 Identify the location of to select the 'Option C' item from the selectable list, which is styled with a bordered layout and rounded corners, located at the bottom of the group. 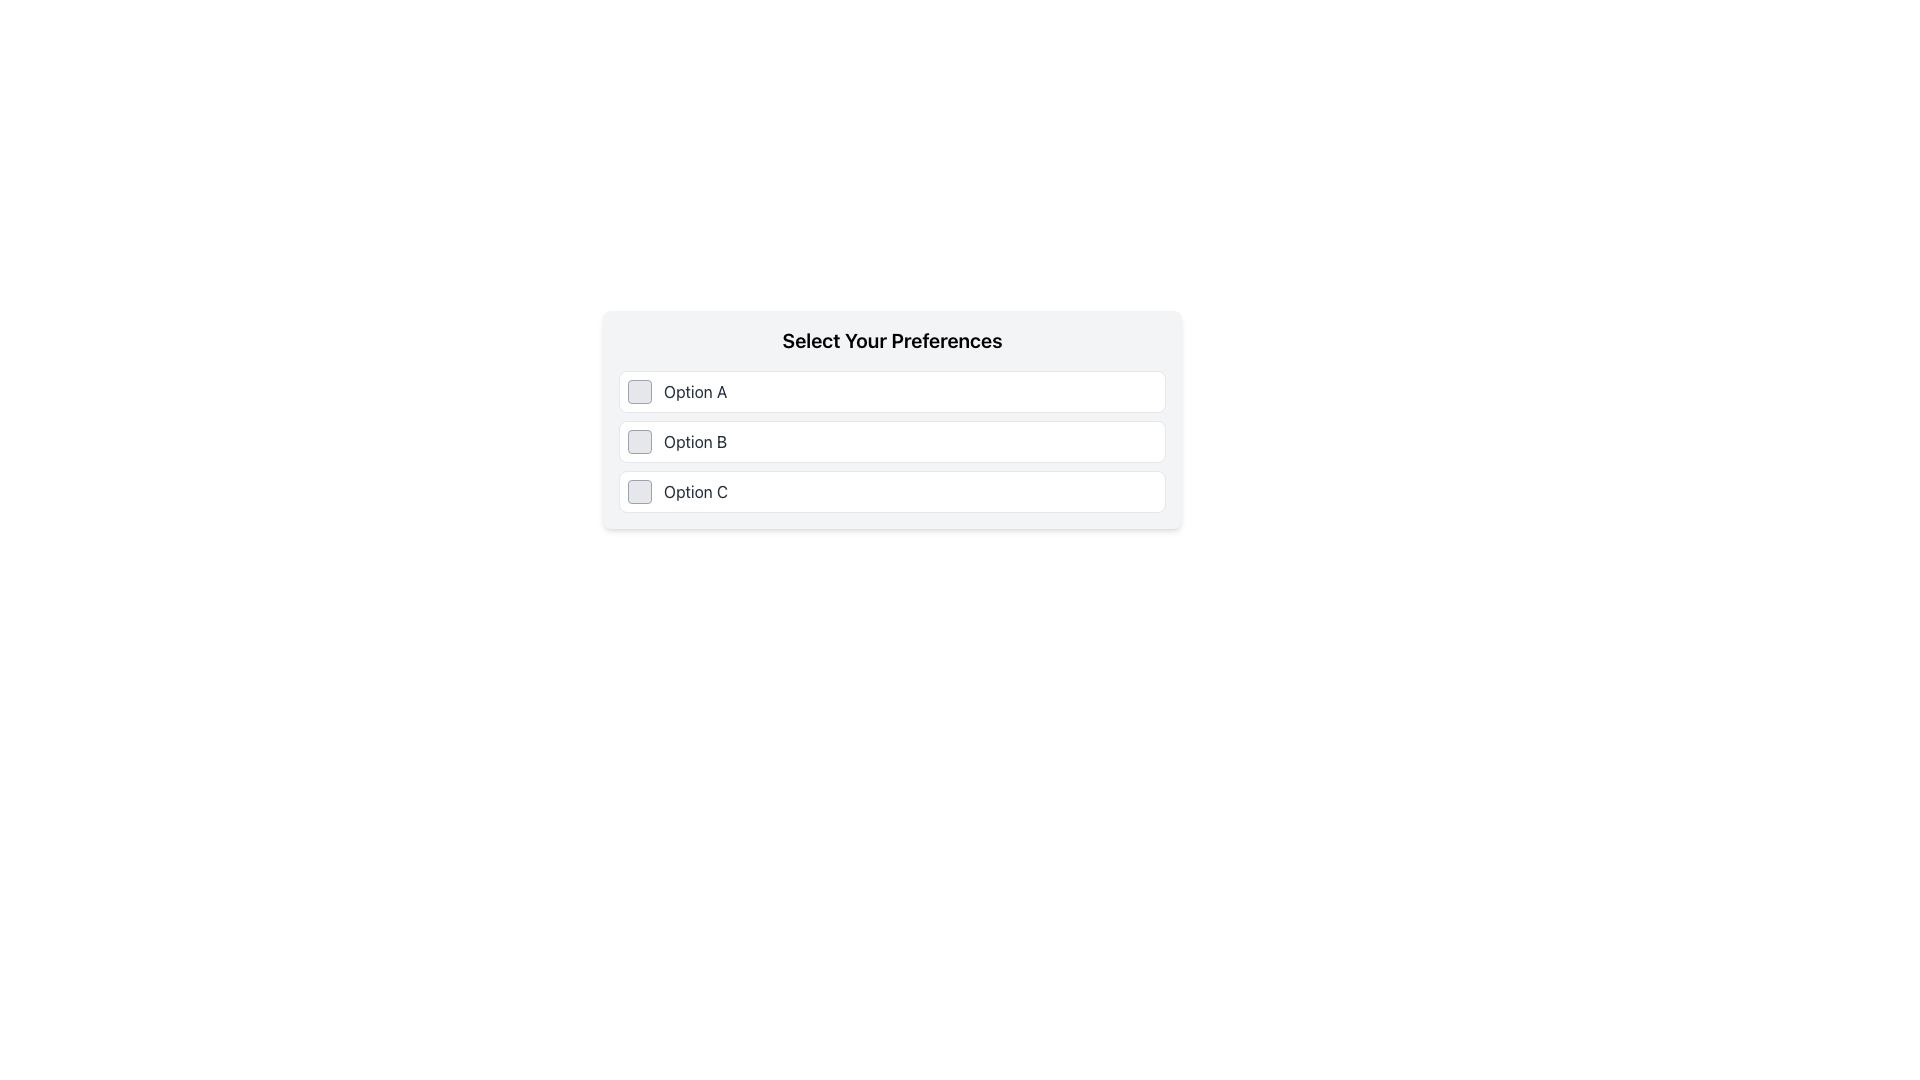
(891, 492).